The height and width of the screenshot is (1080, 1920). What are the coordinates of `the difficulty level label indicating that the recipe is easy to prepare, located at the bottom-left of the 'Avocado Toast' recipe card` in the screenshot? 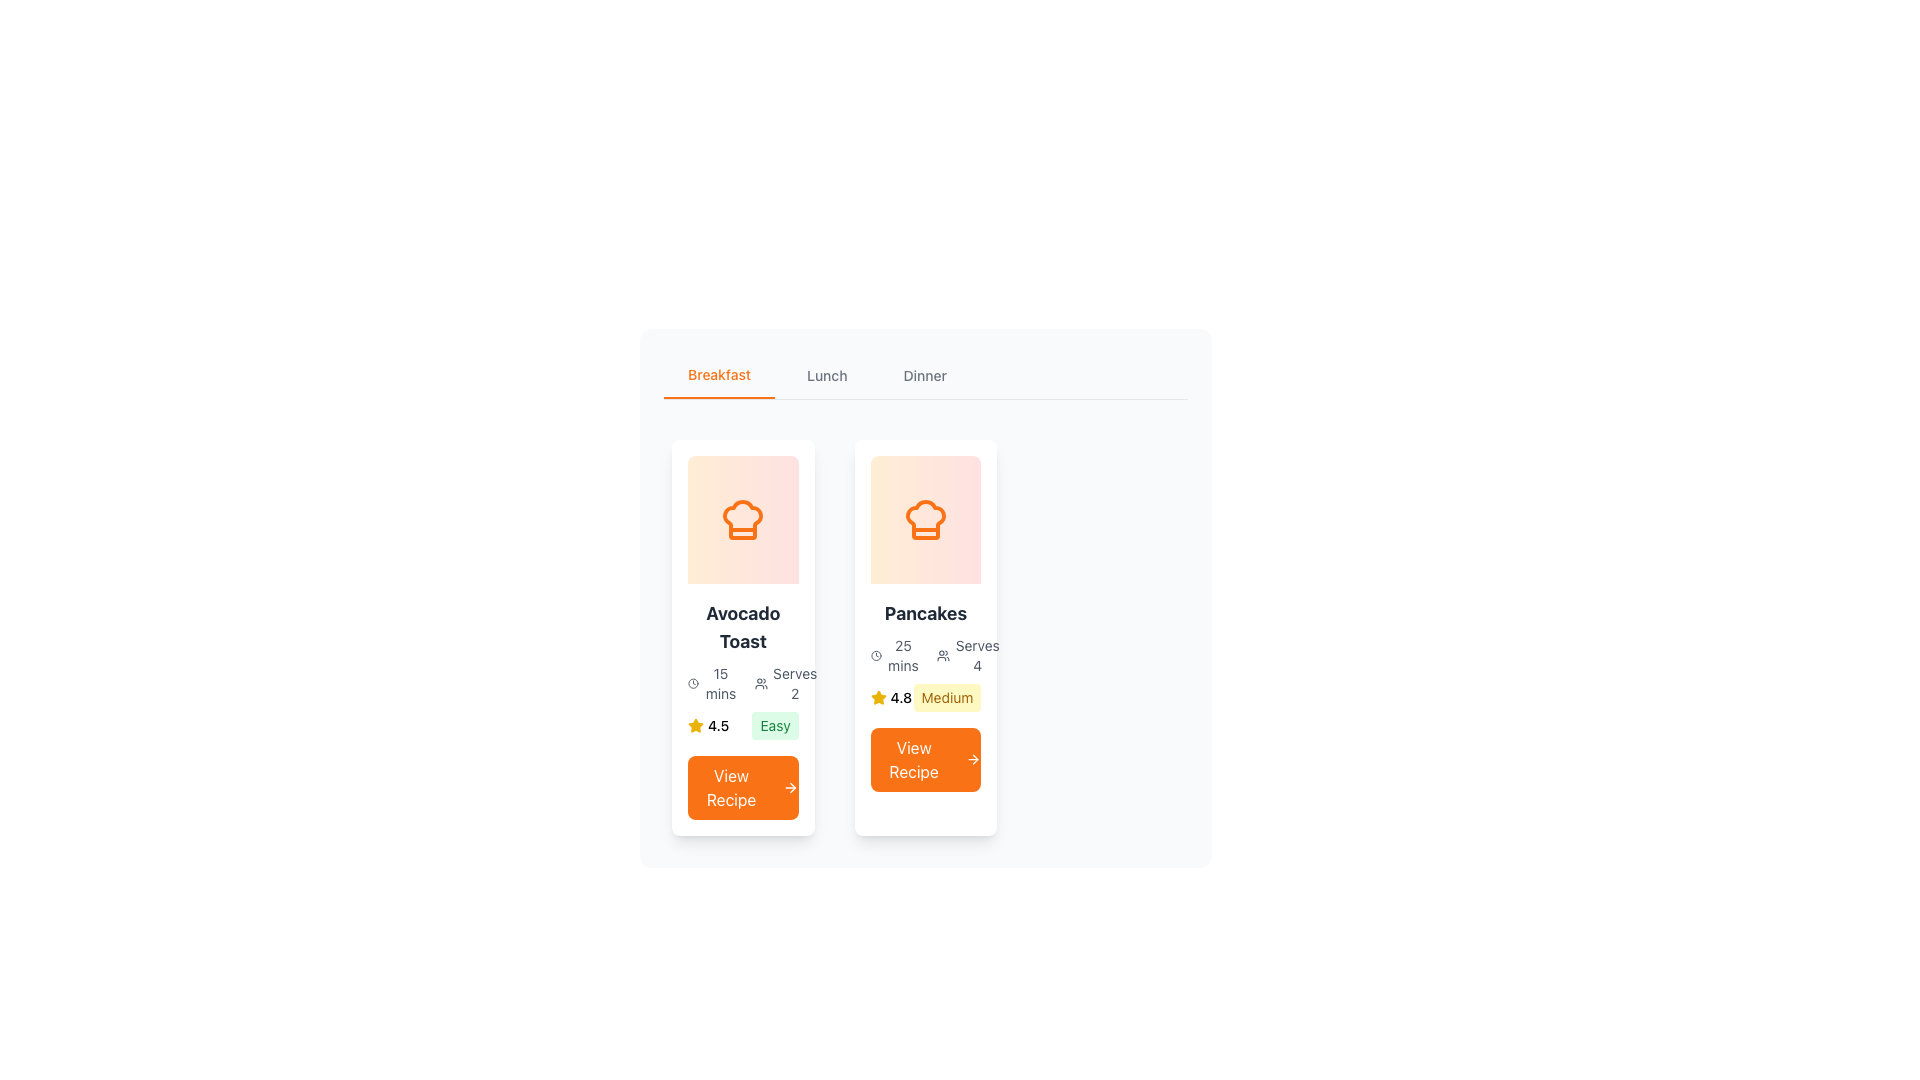 It's located at (774, 725).